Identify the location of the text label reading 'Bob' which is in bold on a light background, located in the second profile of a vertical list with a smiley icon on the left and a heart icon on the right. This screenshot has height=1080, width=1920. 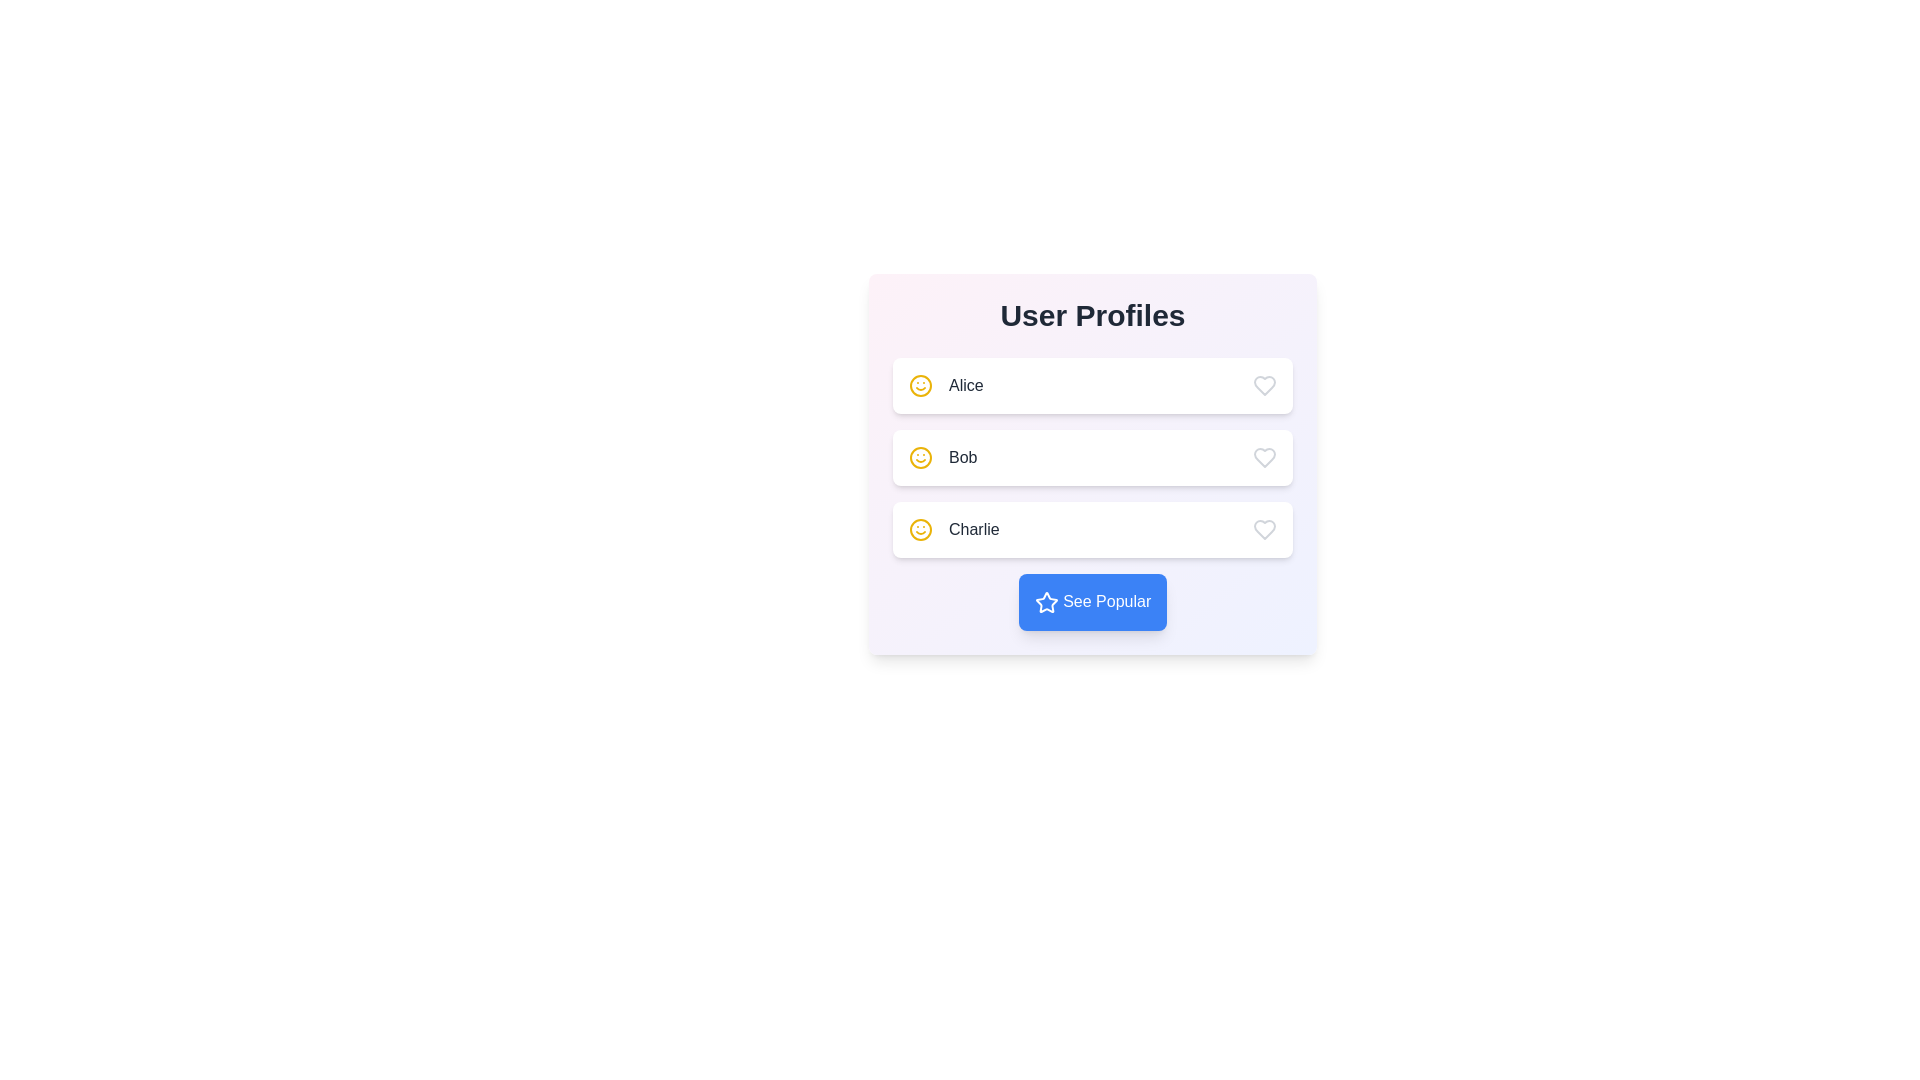
(963, 458).